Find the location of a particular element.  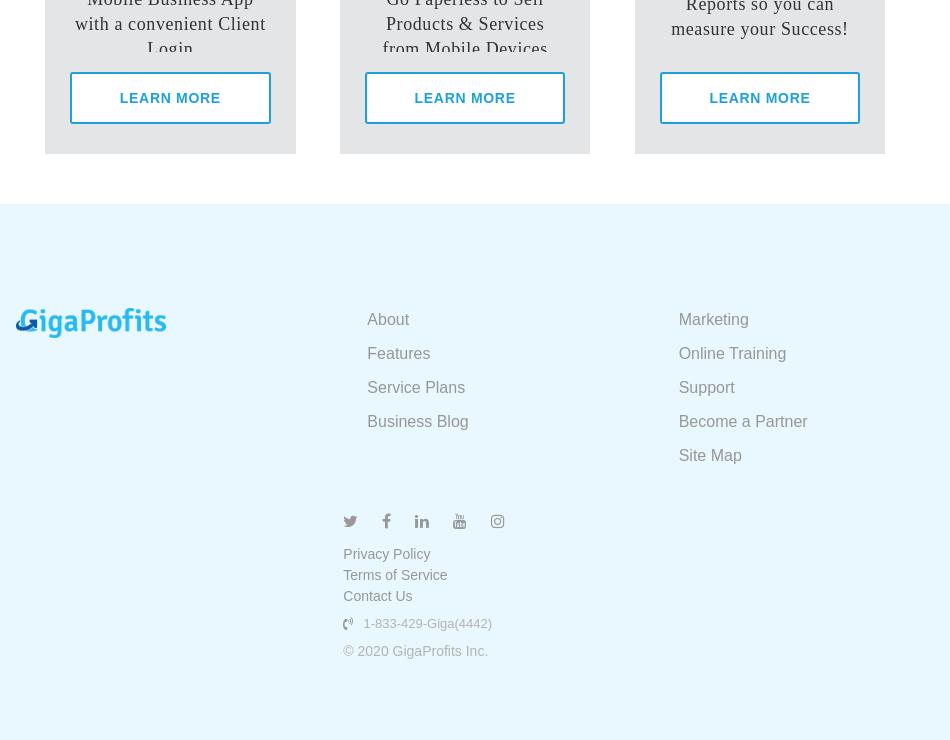

'Service Plans' is located at coordinates (365, 386).